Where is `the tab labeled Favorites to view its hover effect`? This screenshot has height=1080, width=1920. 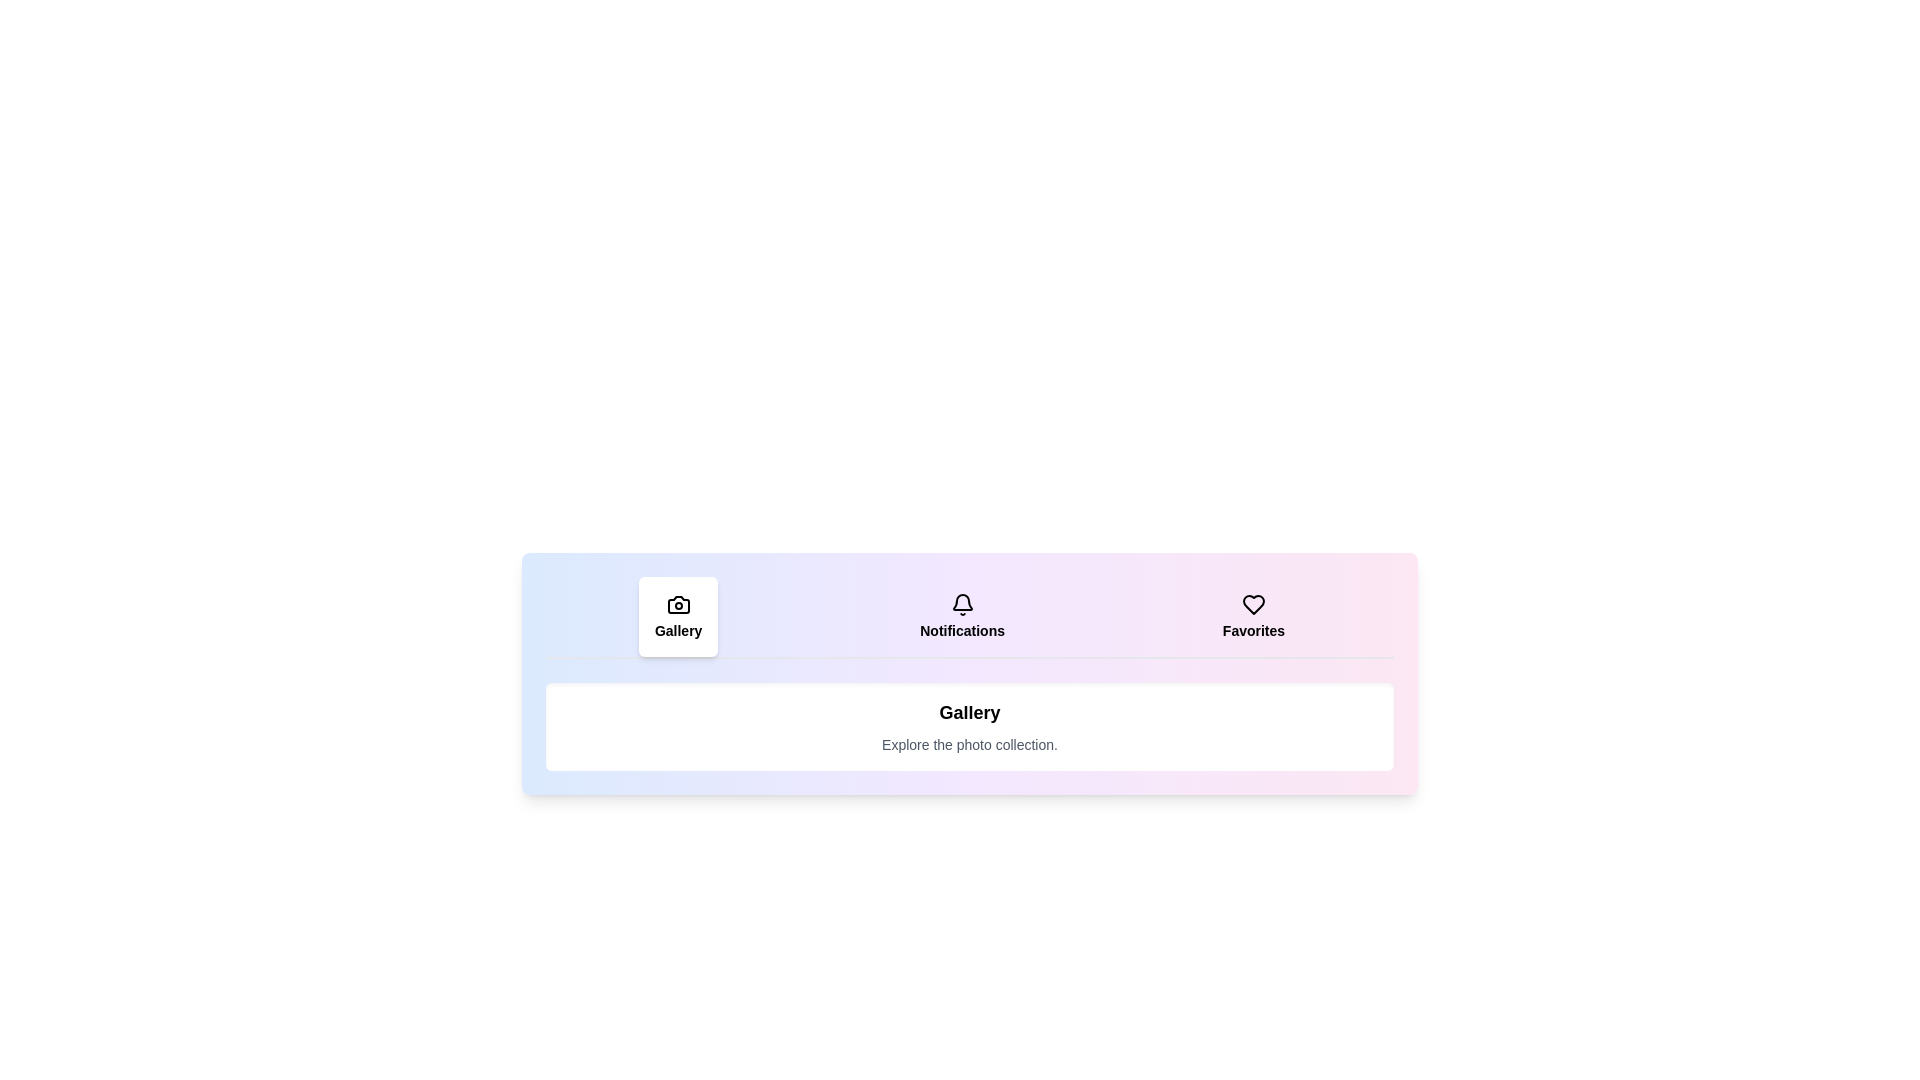 the tab labeled Favorites to view its hover effect is located at coordinates (1252, 616).